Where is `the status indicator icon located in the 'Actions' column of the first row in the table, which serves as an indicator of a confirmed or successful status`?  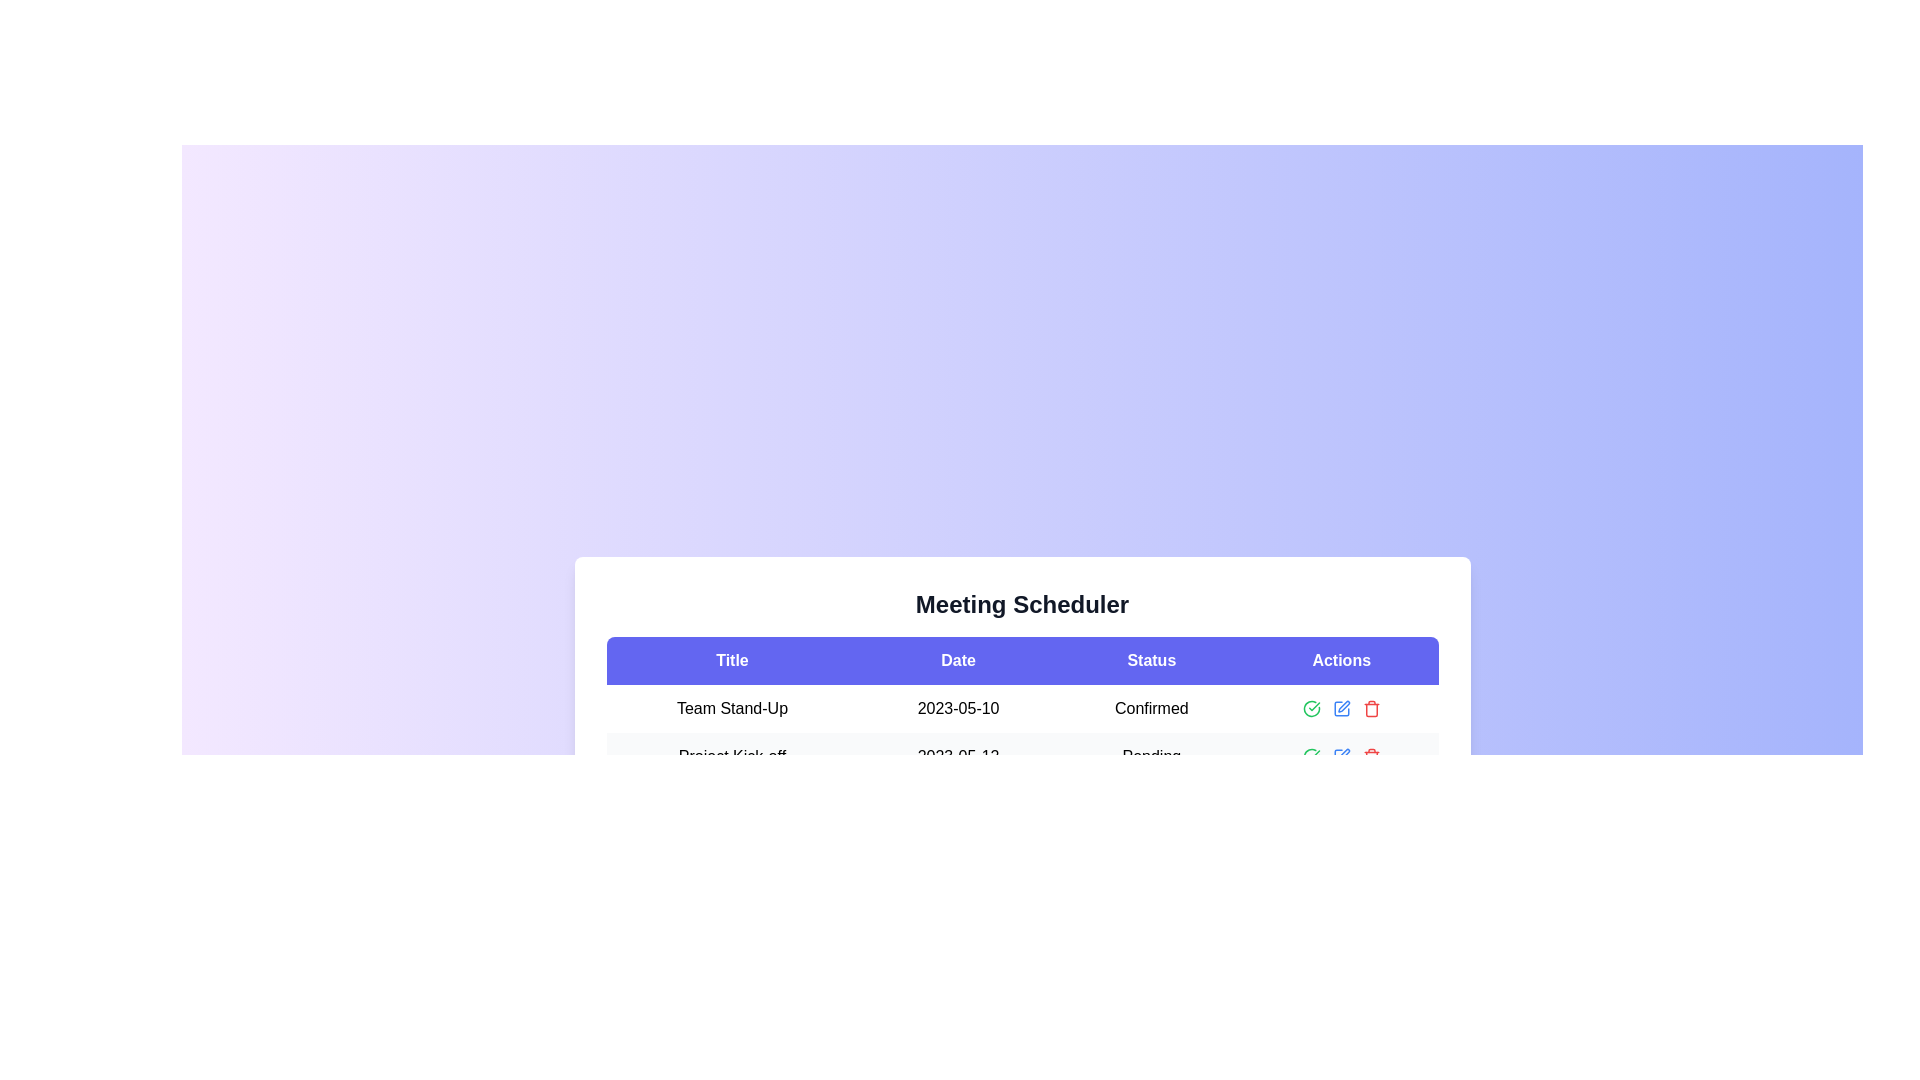
the status indicator icon located in the 'Actions' column of the first row in the table, which serves as an indicator of a confirmed or successful status is located at coordinates (1311, 756).